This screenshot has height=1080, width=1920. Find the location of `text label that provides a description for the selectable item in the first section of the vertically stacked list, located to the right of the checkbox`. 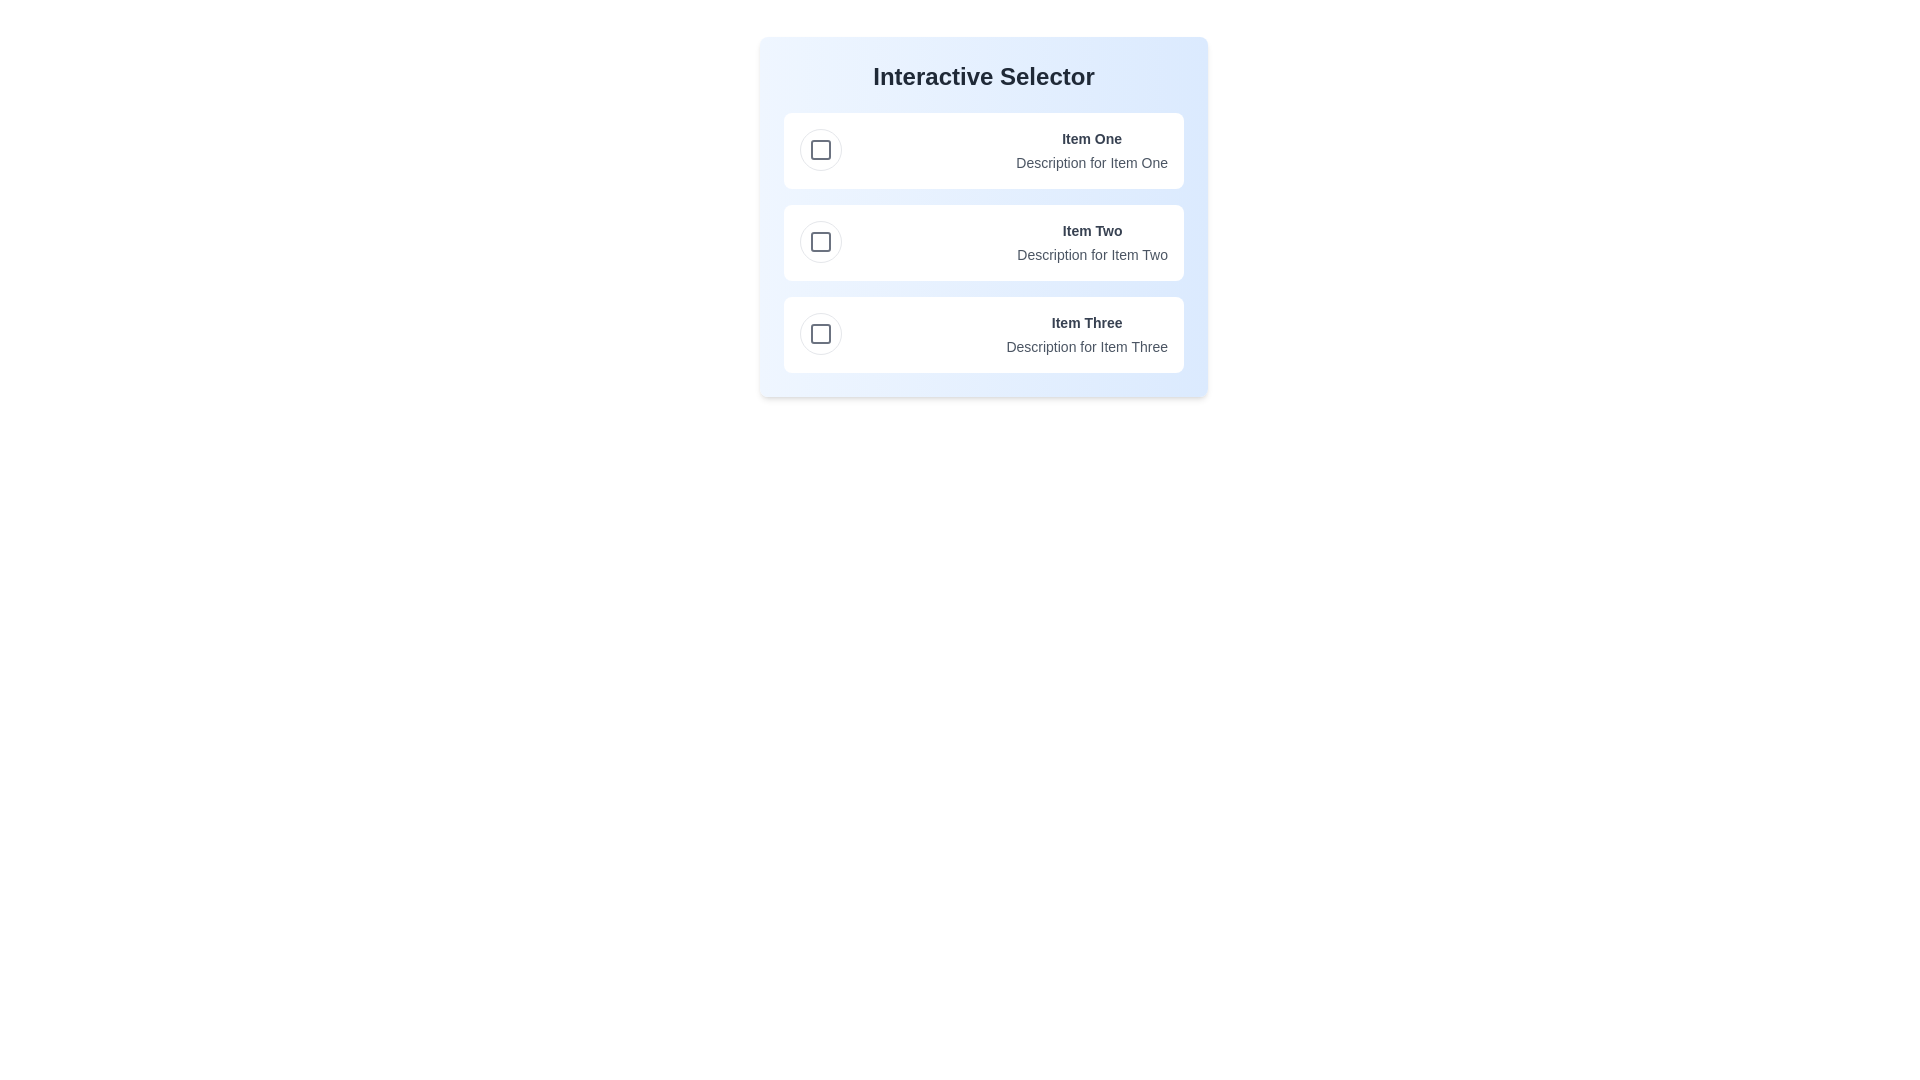

text label that provides a description for the selectable item in the first section of the vertically stacked list, located to the right of the checkbox is located at coordinates (1091, 149).